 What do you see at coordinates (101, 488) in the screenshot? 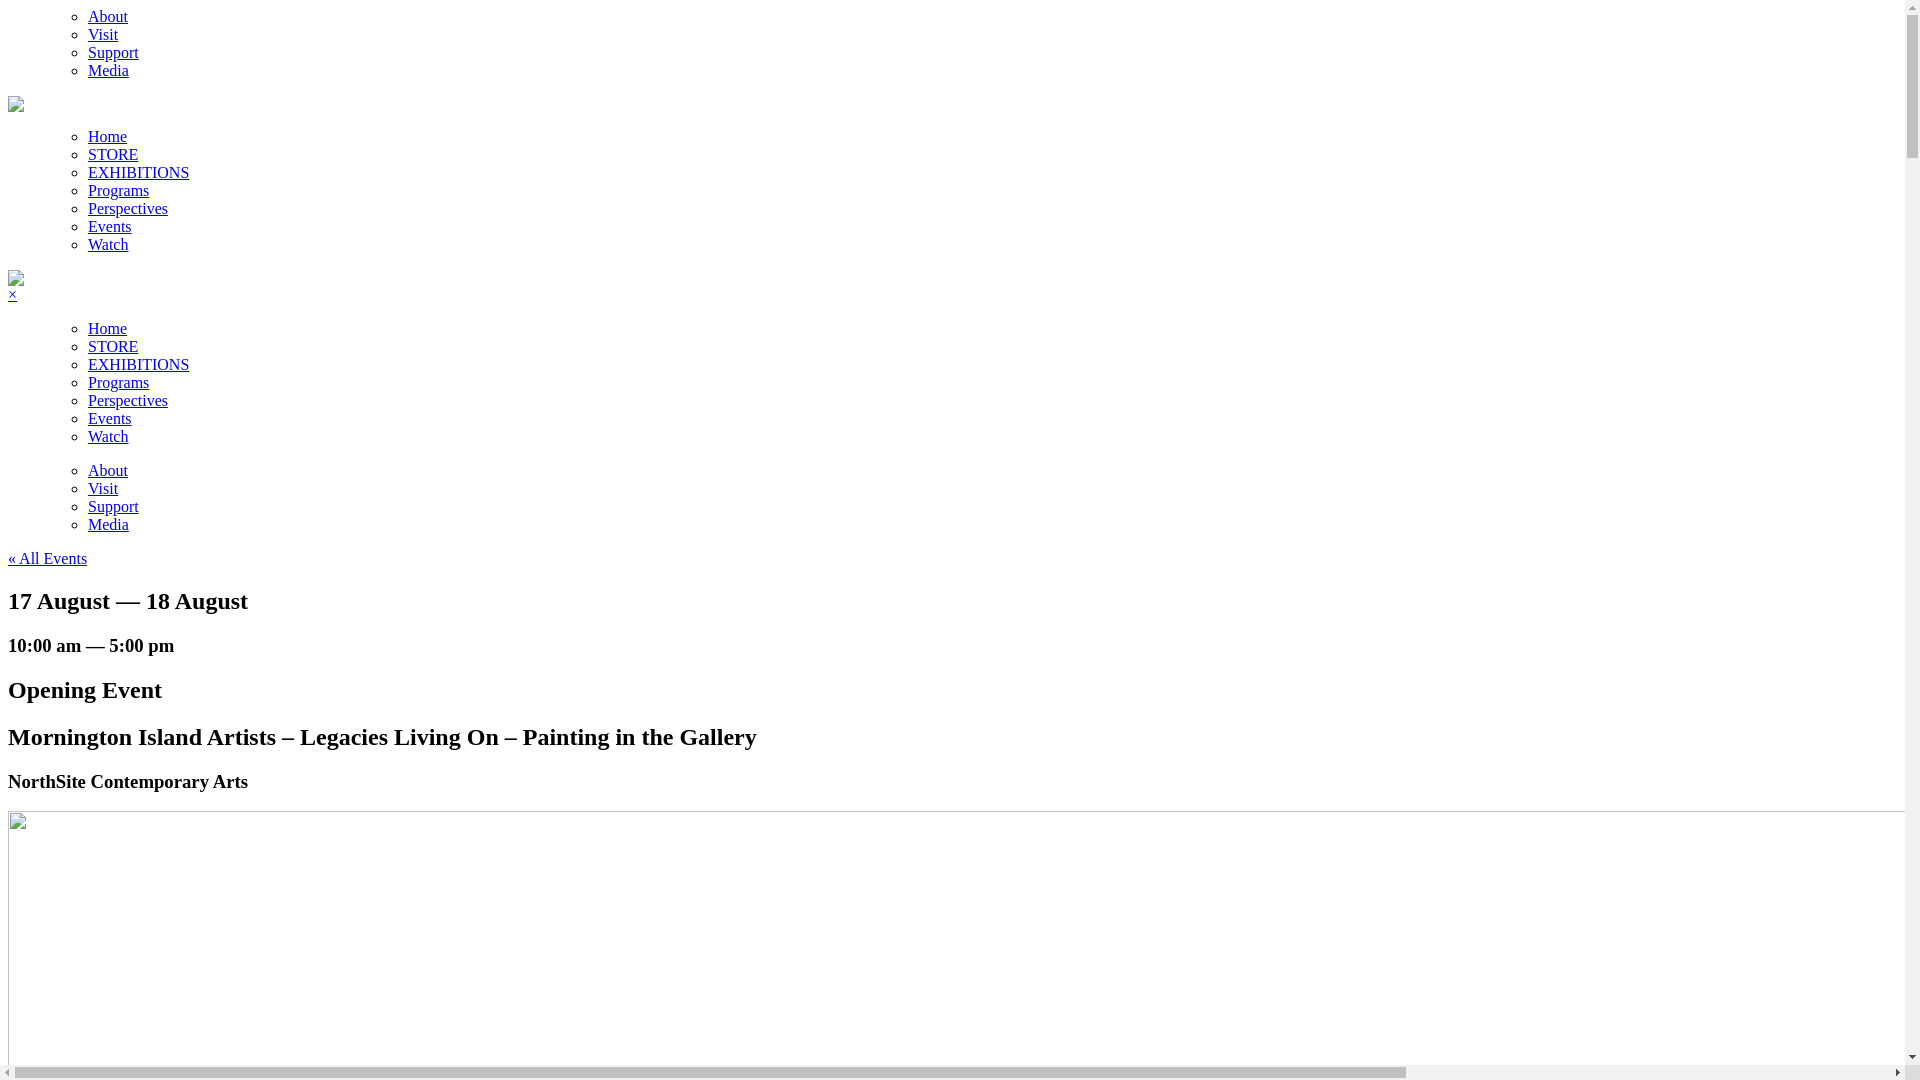
I see `'Visit'` at bounding box center [101, 488].